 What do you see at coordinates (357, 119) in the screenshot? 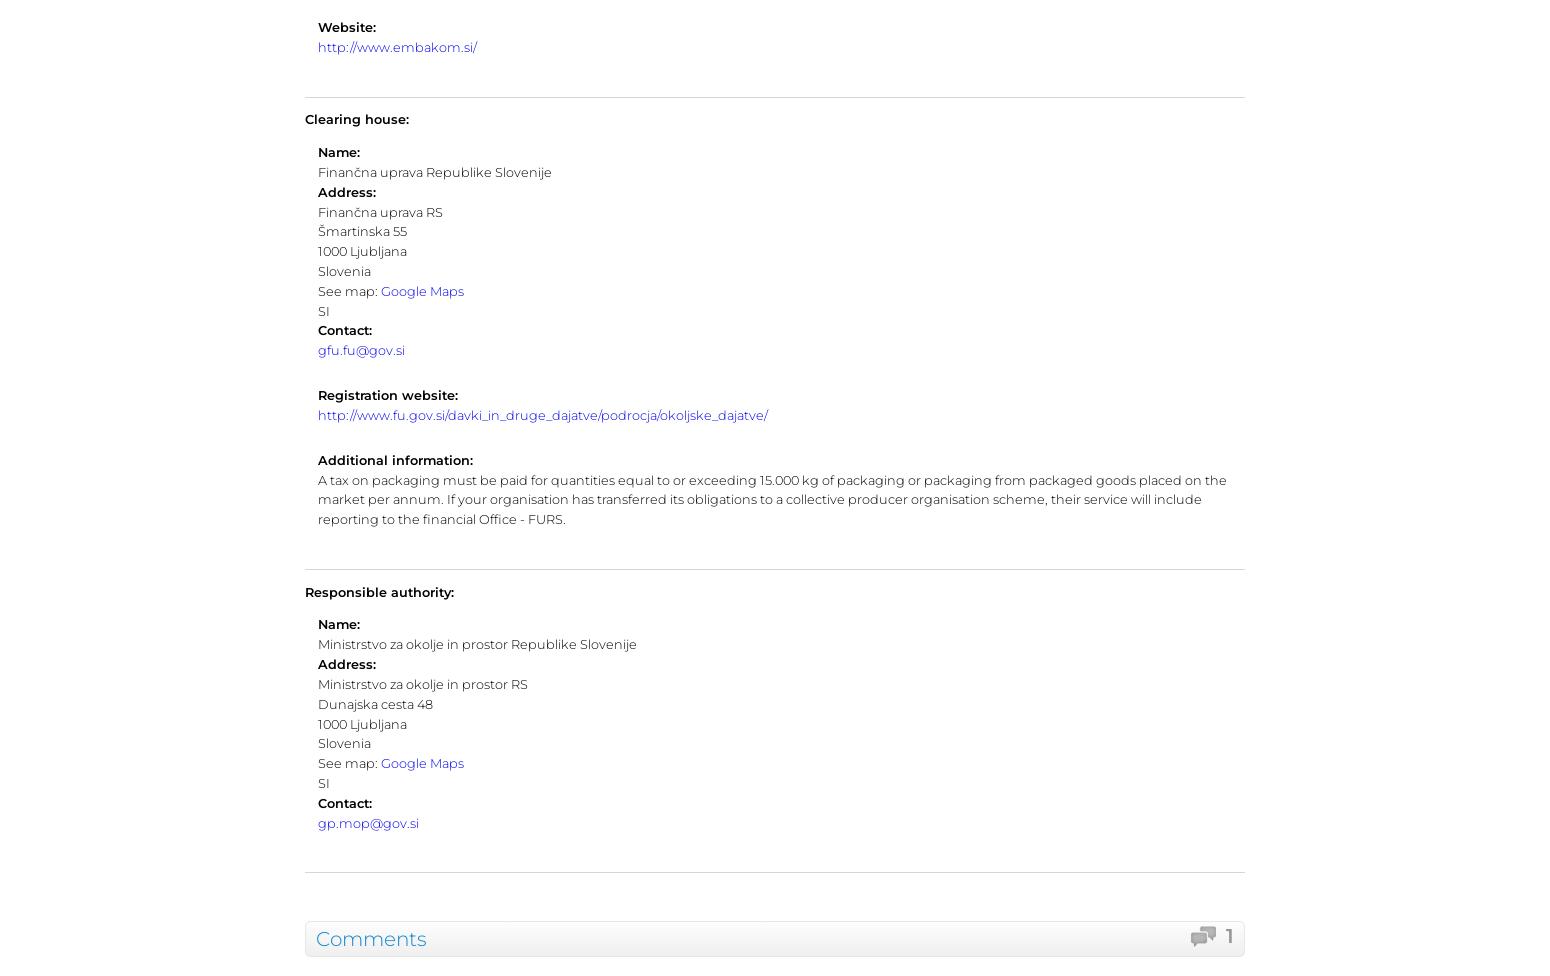
I see `'Clearing house:'` at bounding box center [357, 119].